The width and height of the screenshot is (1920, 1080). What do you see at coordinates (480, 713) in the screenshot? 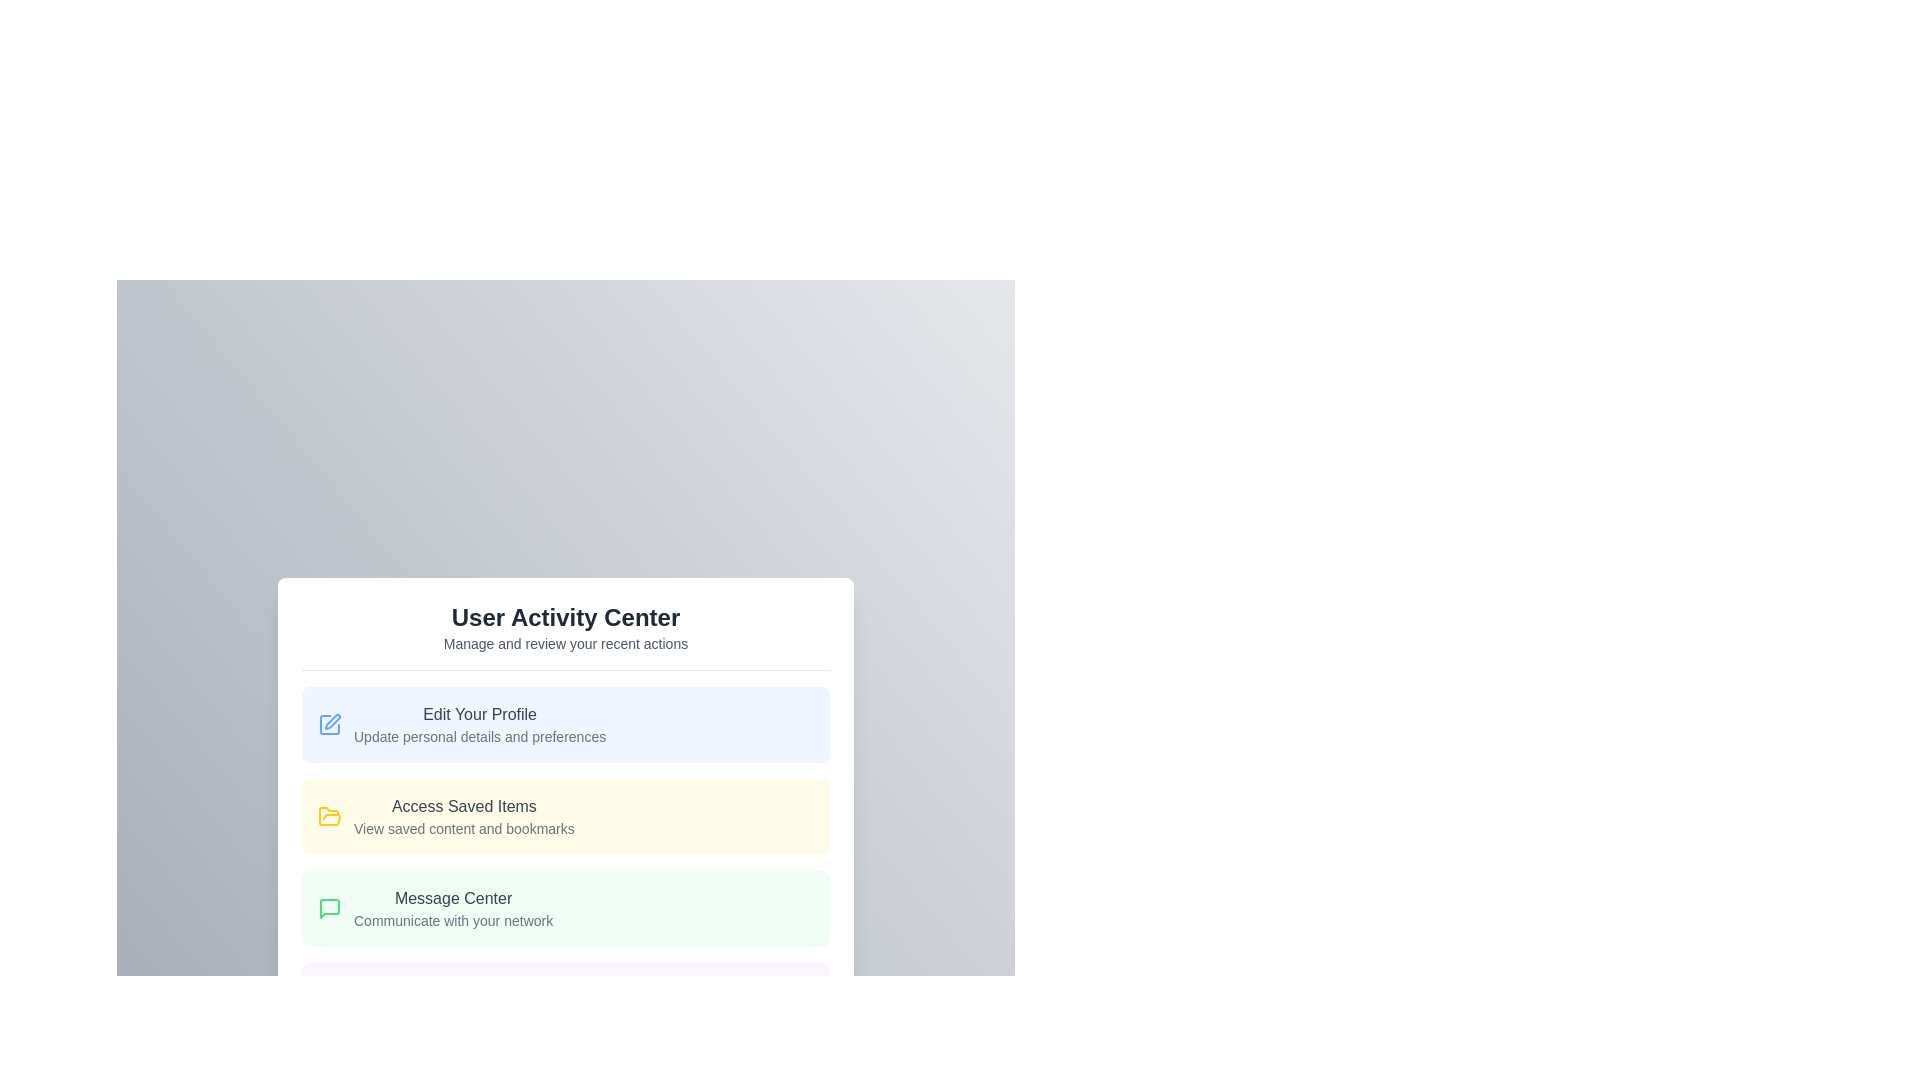
I see `the text label that serves as the title for the profile information editing section in the 'User Activity Center', which is positioned above the subtext 'Update personal details and preferences'` at bounding box center [480, 713].